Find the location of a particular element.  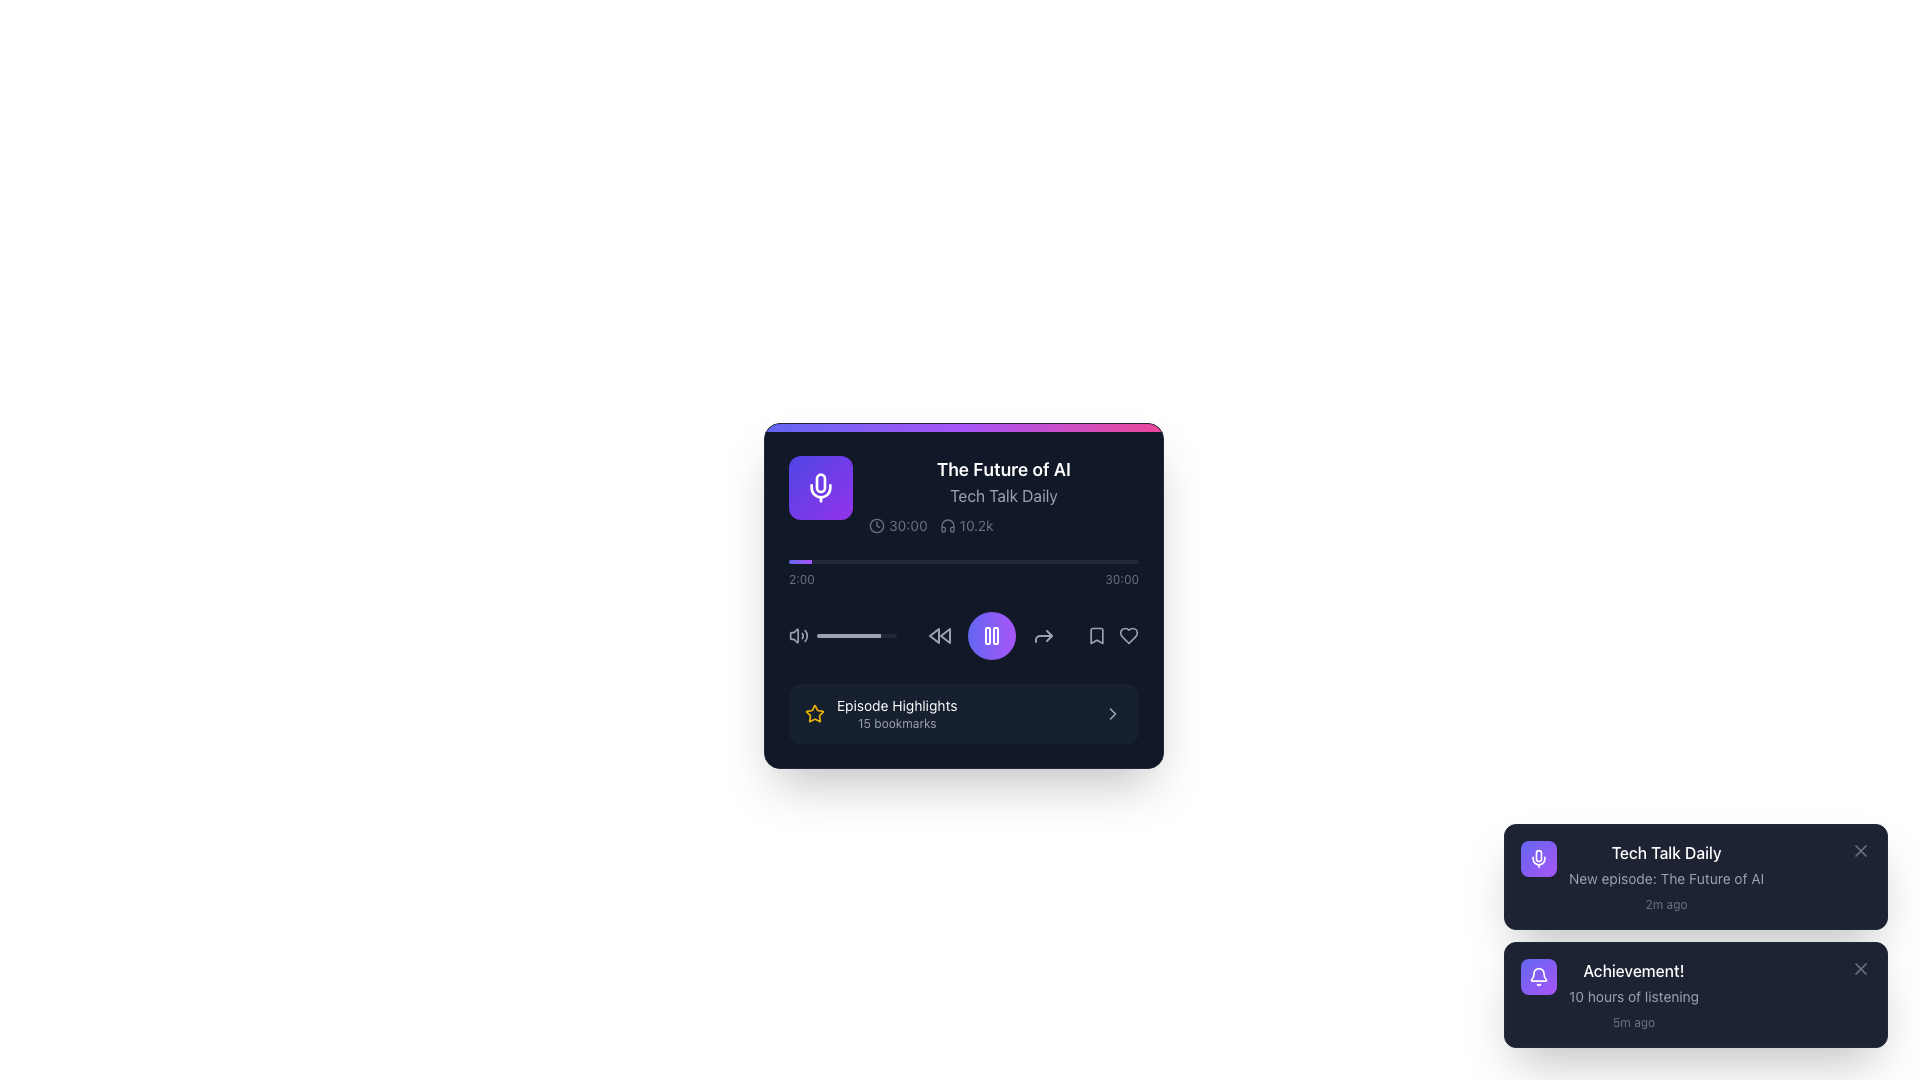

the circular pause button with a gradient background located centrally at the bottom segment of the card is located at coordinates (992, 636).